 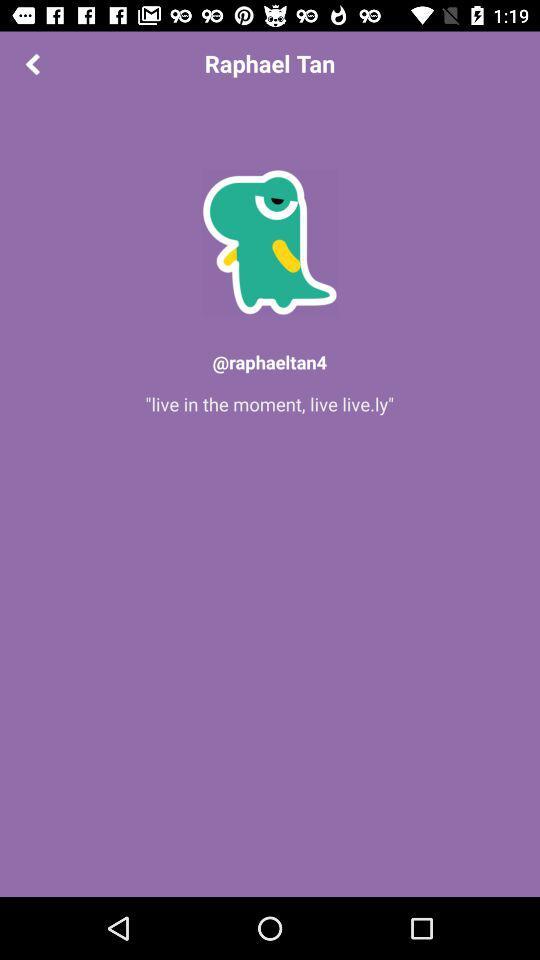 What do you see at coordinates (31, 63) in the screenshot?
I see `back button` at bounding box center [31, 63].